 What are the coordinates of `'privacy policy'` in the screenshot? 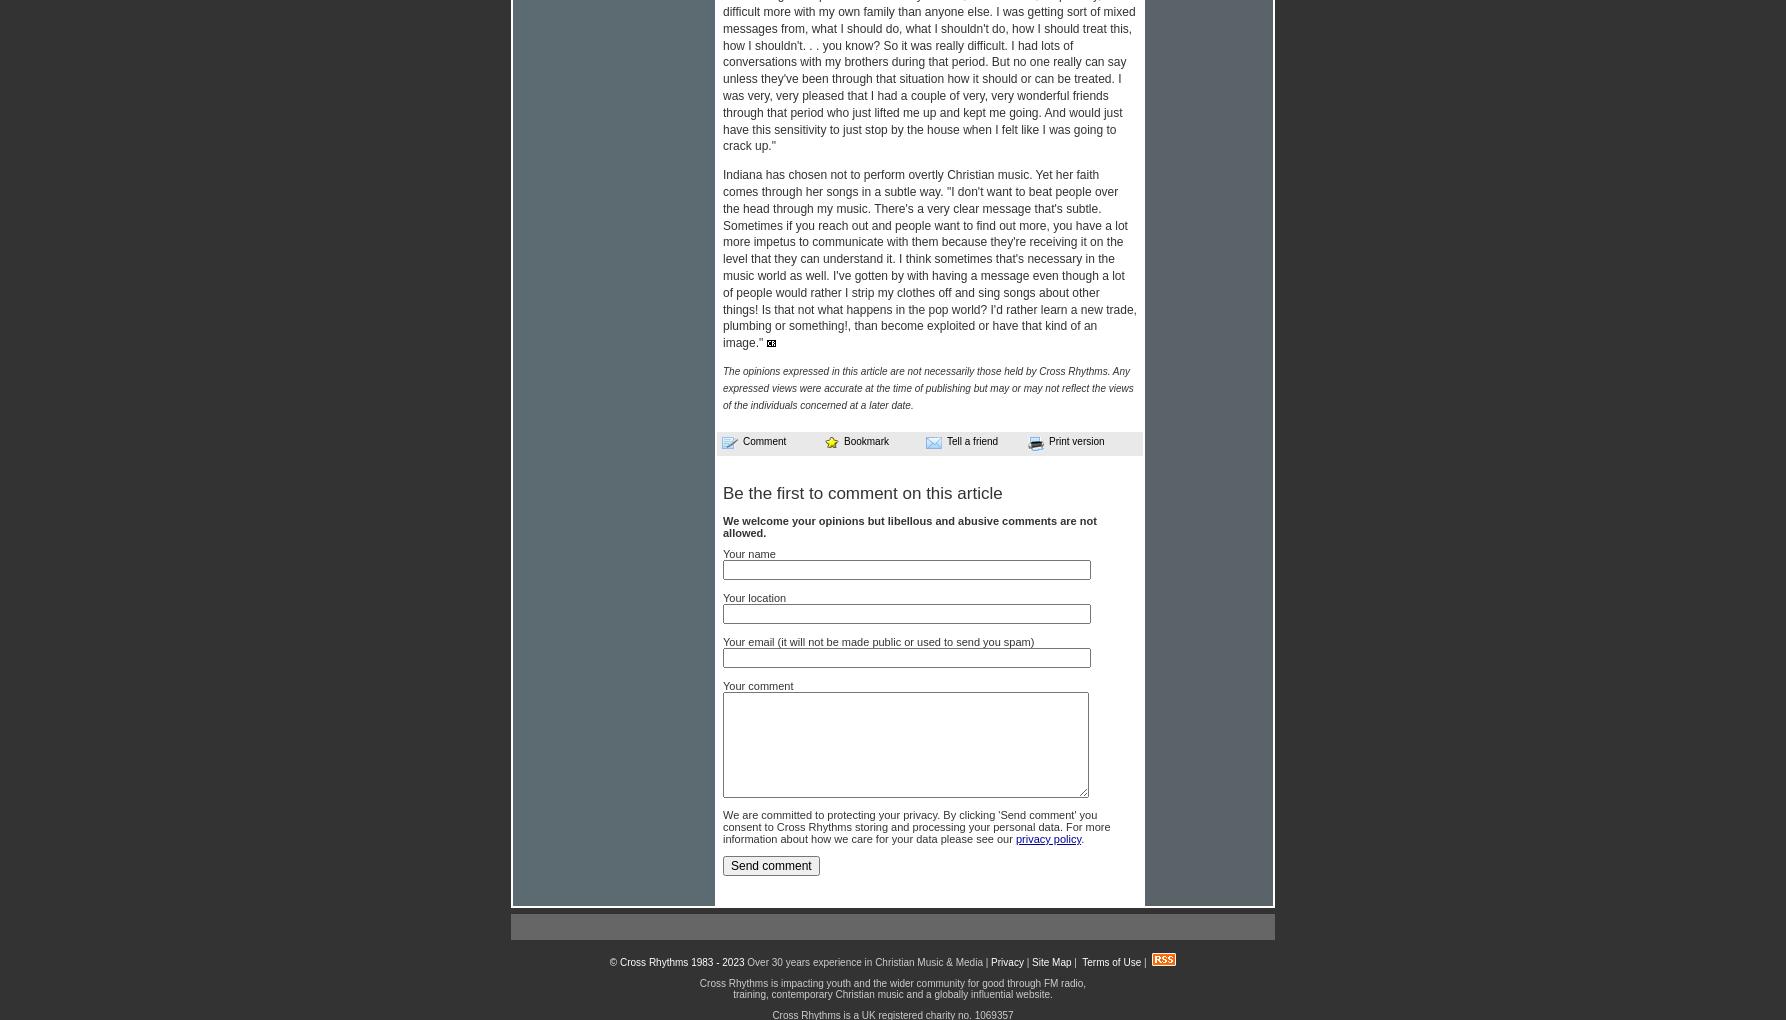 It's located at (1047, 838).